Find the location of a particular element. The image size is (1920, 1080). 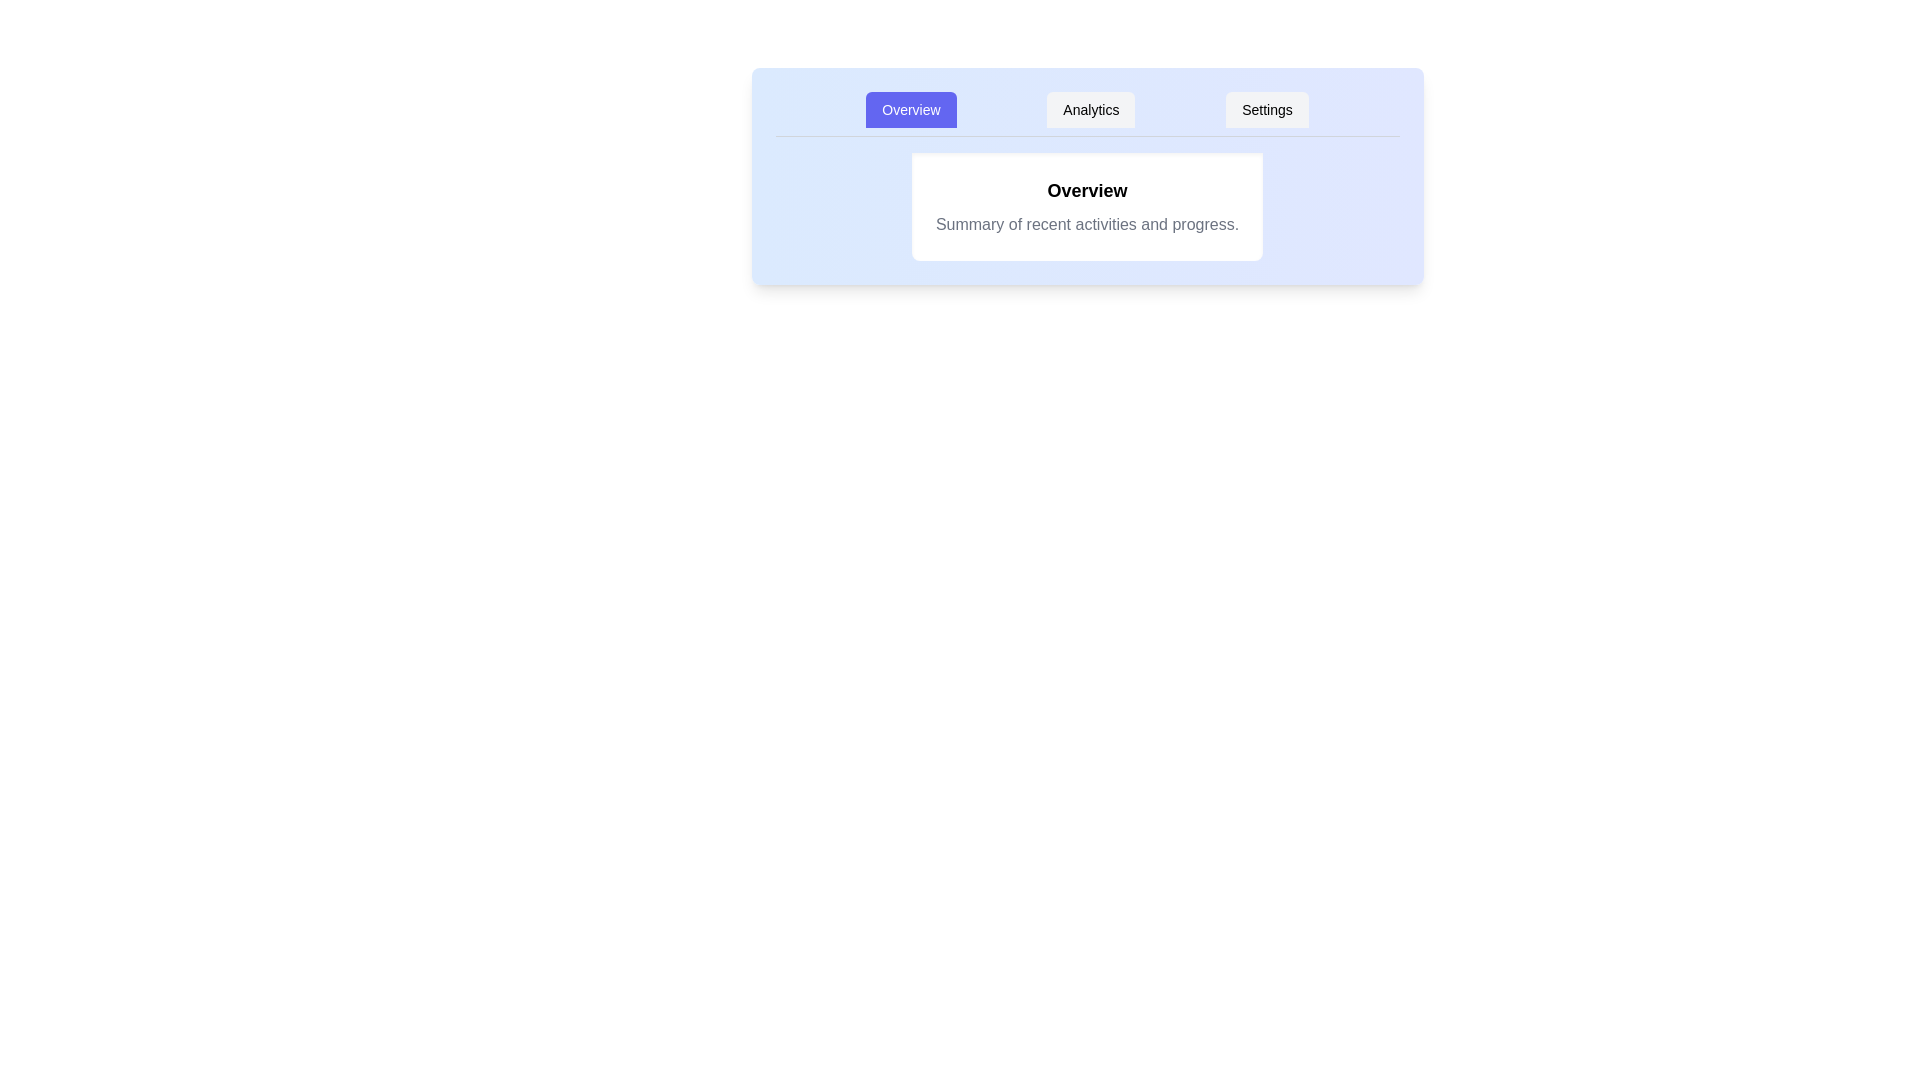

the Overview tab is located at coordinates (910, 110).